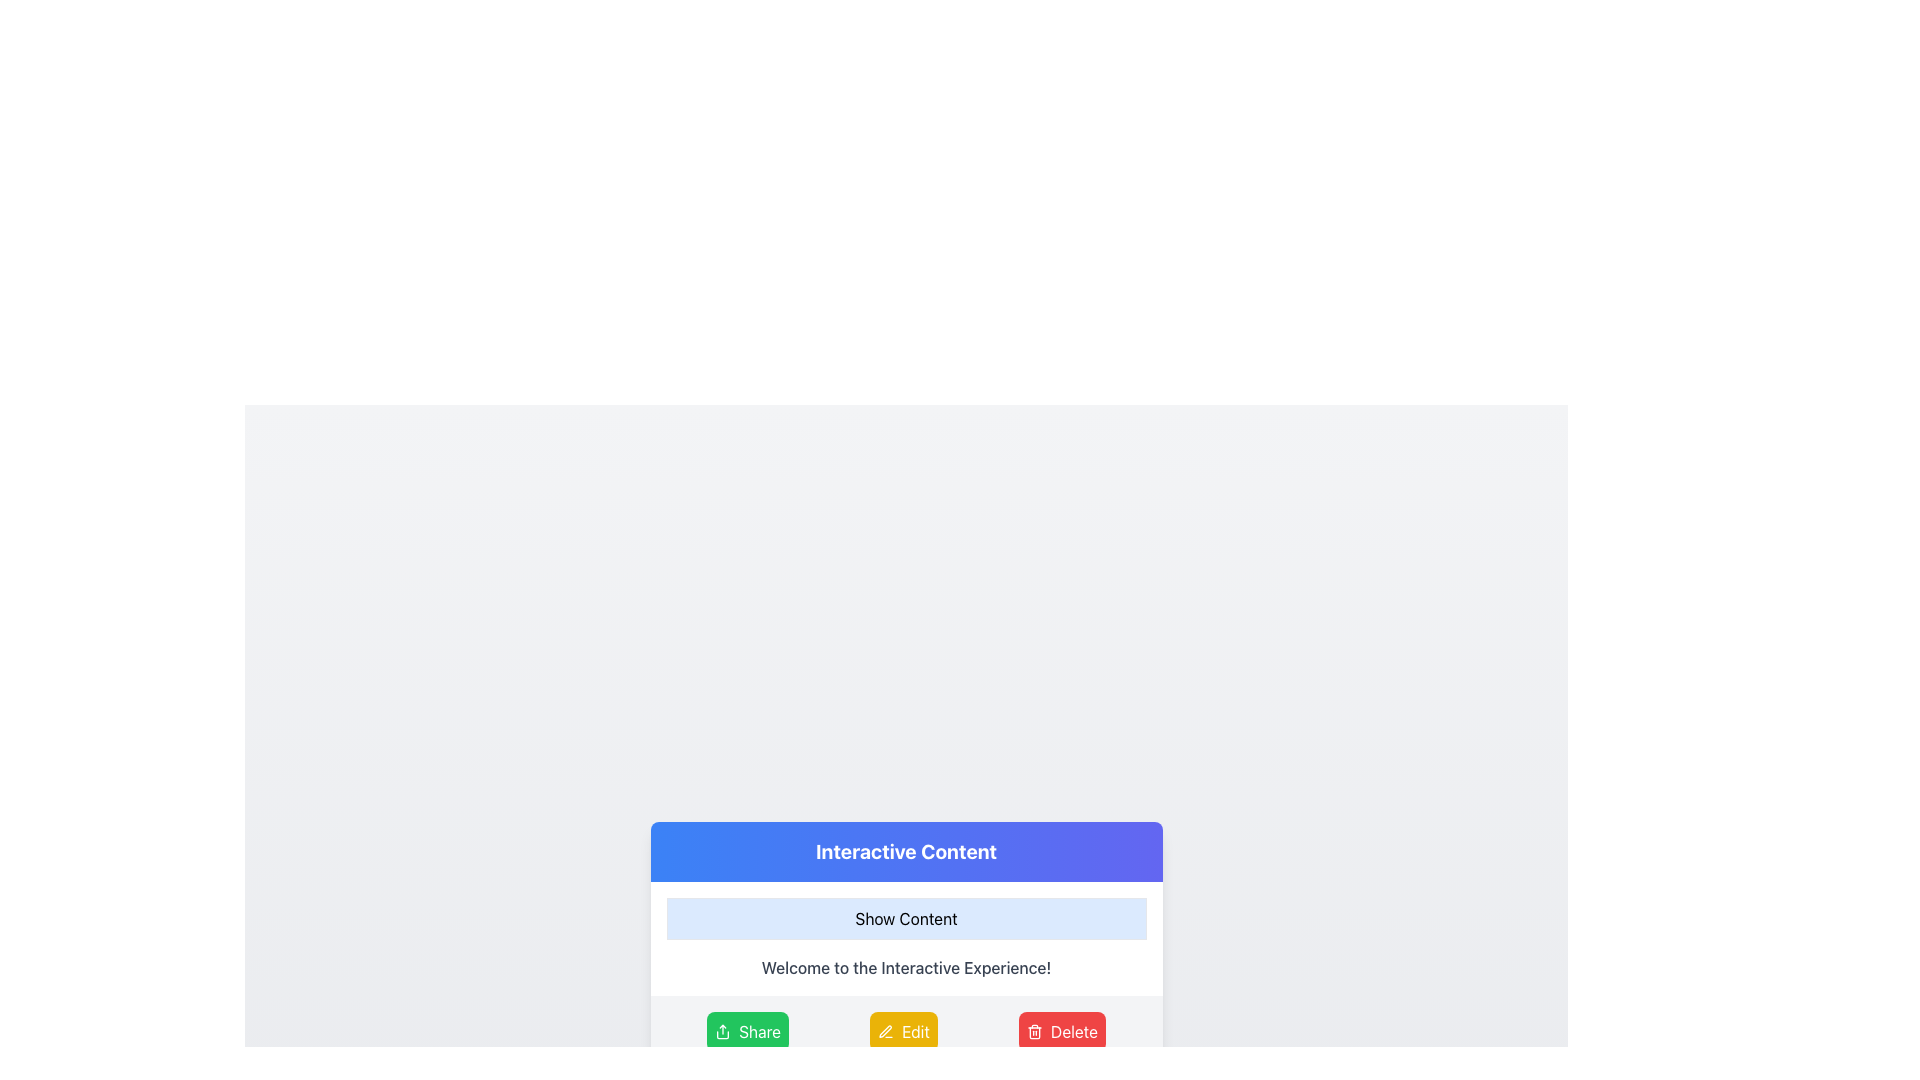 The width and height of the screenshot is (1920, 1080). Describe the element at coordinates (722, 1032) in the screenshot. I see `the 'Share' button which contains the icon signifying the 'Share' action, located at the bottom center of the UI layout` at that location.